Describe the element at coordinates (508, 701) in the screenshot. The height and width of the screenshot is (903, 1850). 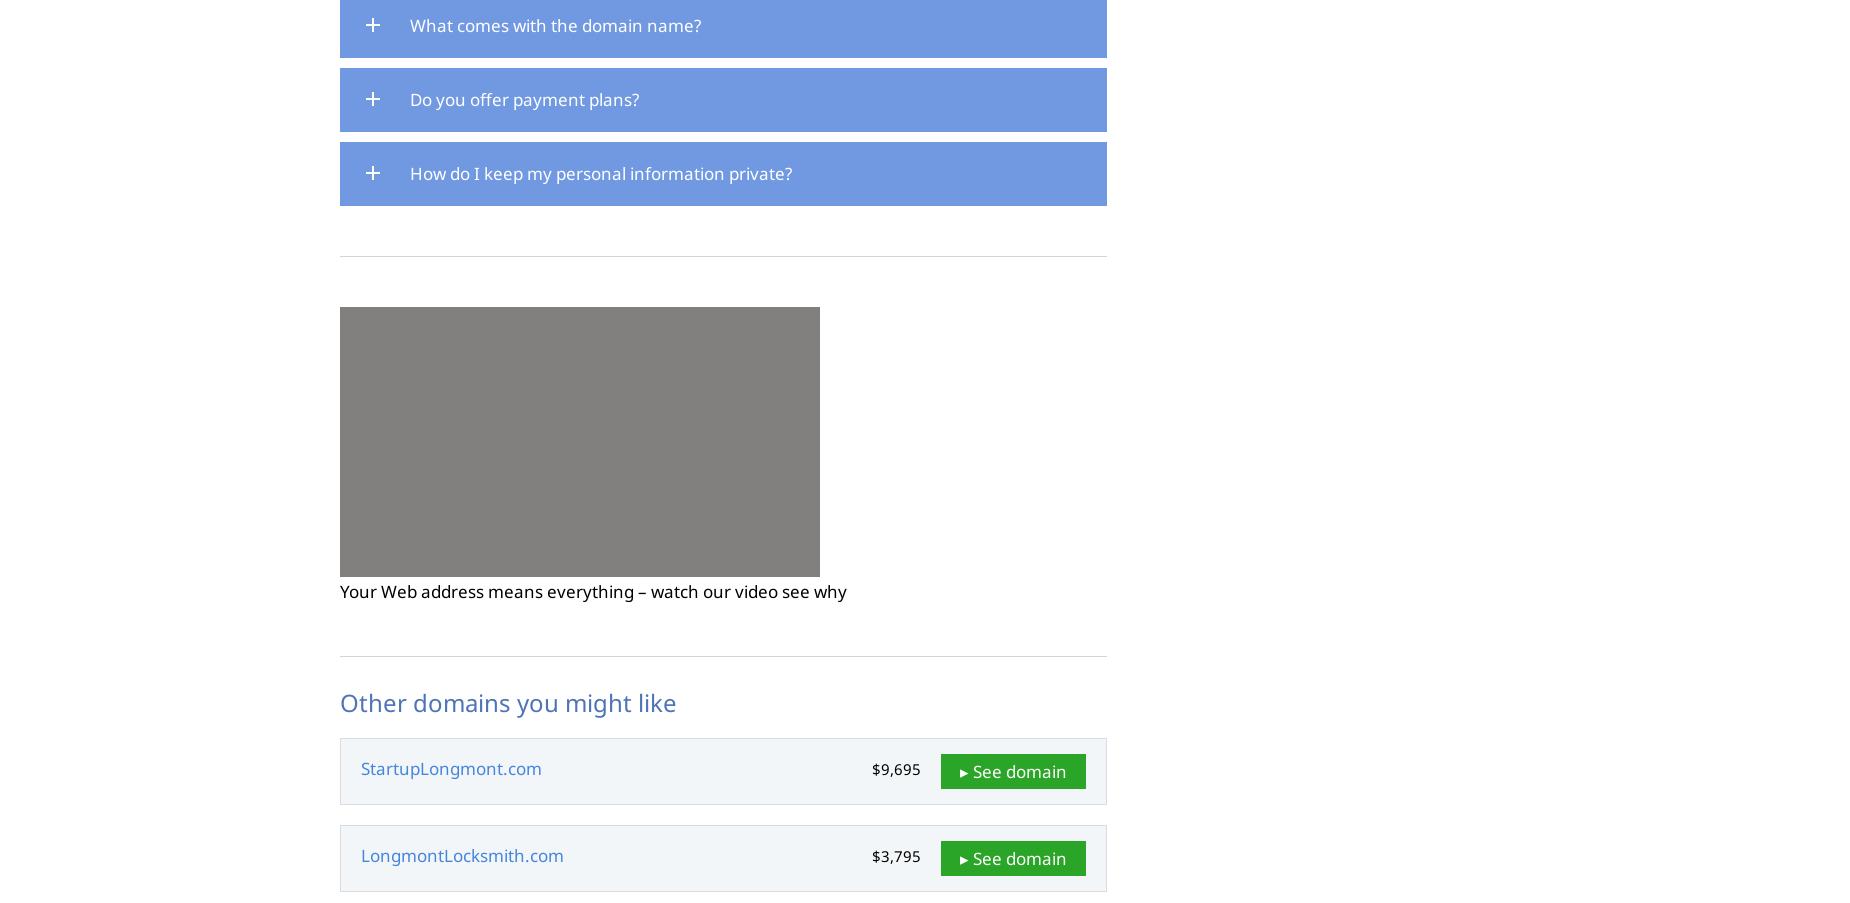
I see `'Other domains you might like'` at that location.